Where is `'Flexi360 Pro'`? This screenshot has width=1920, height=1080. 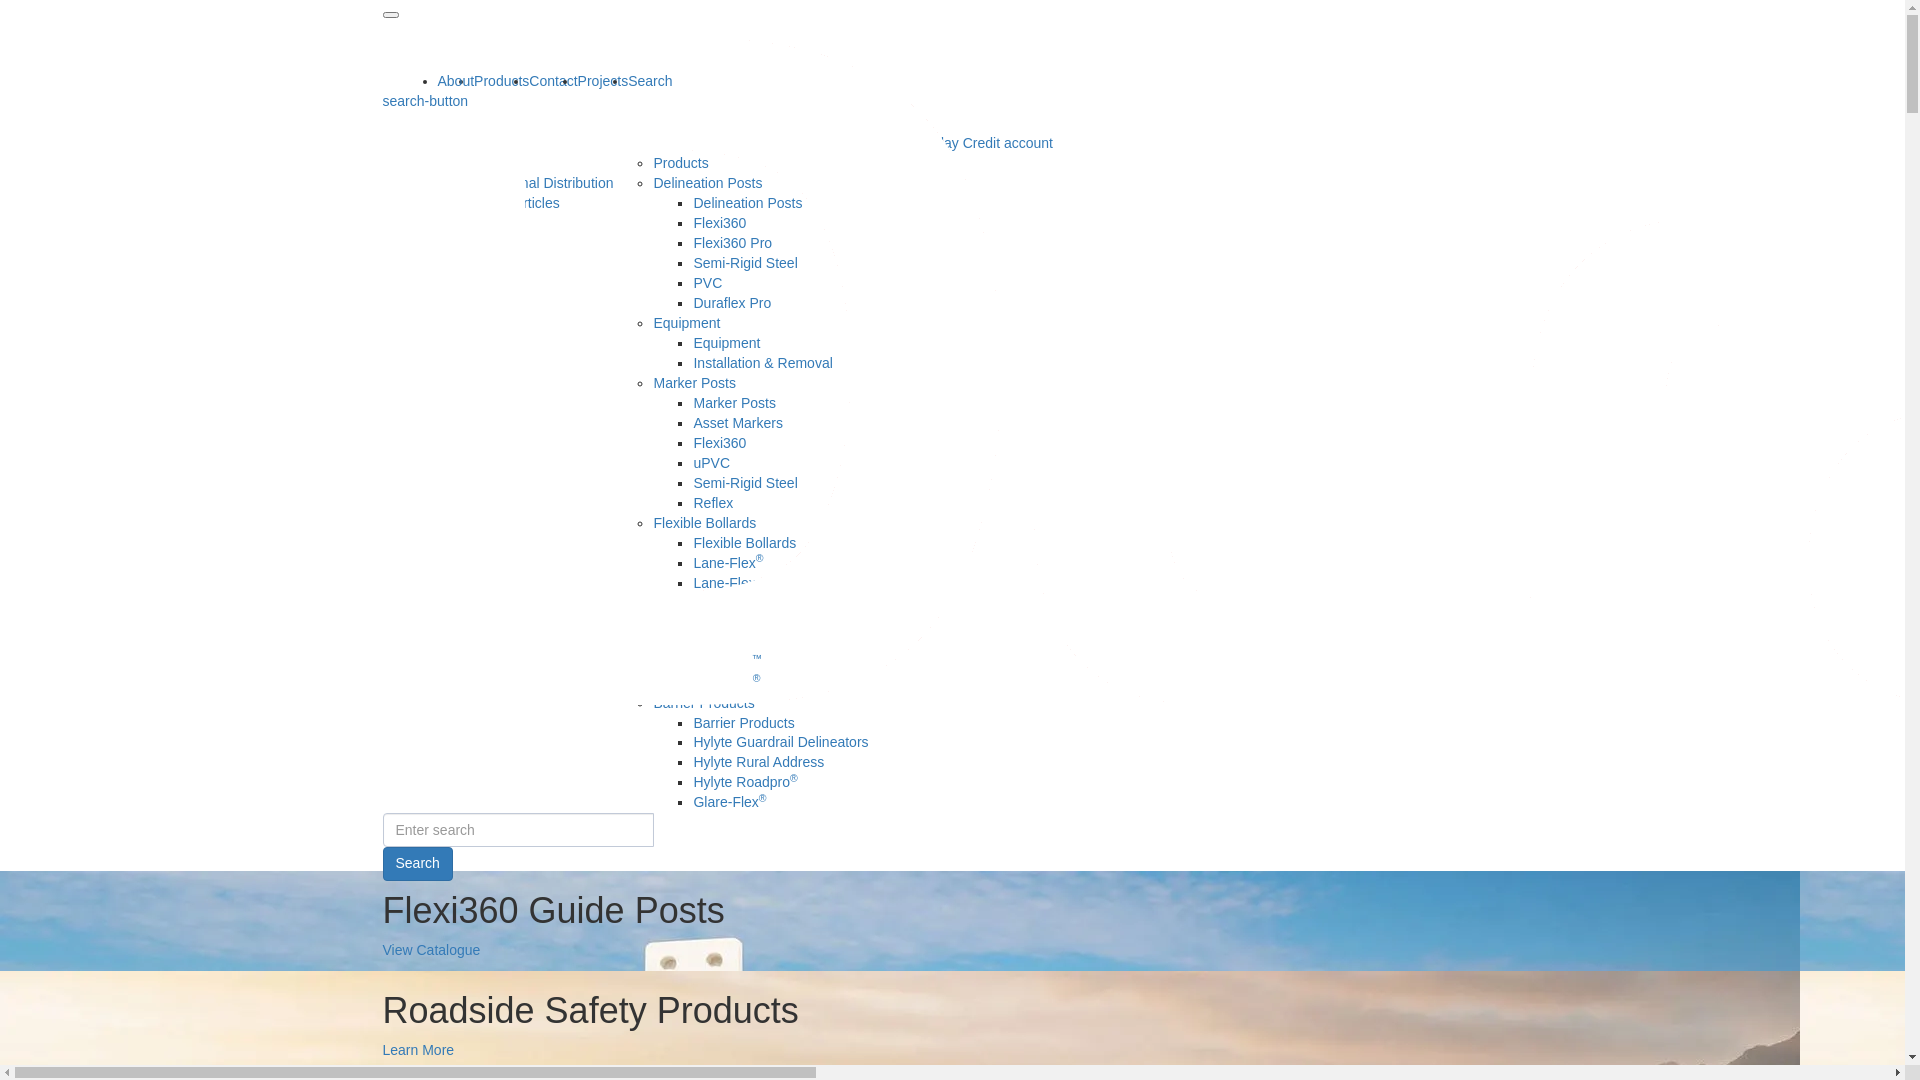 'Flexi360 Pro' is located at coordinates (692, 242).